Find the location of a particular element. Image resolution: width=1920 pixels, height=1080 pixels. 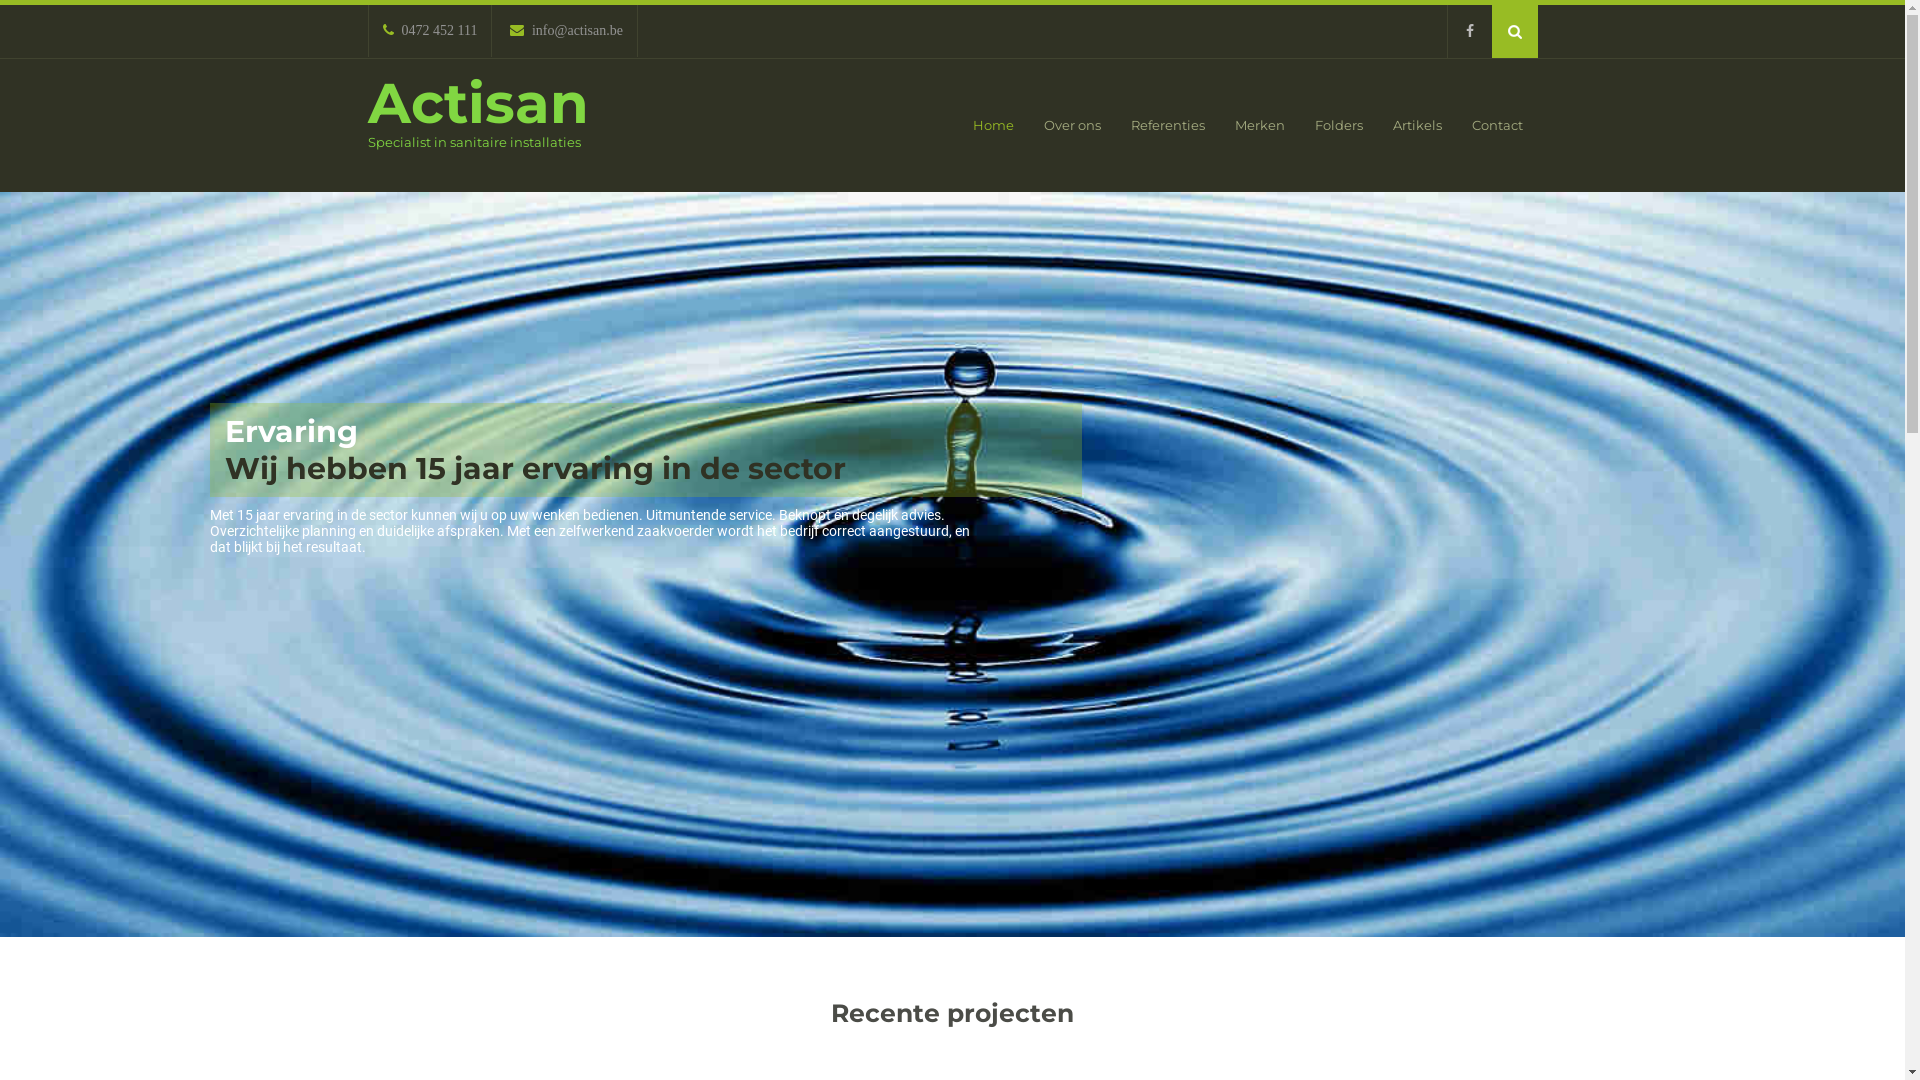

'Actisan' is located at coordinates (477, 103).